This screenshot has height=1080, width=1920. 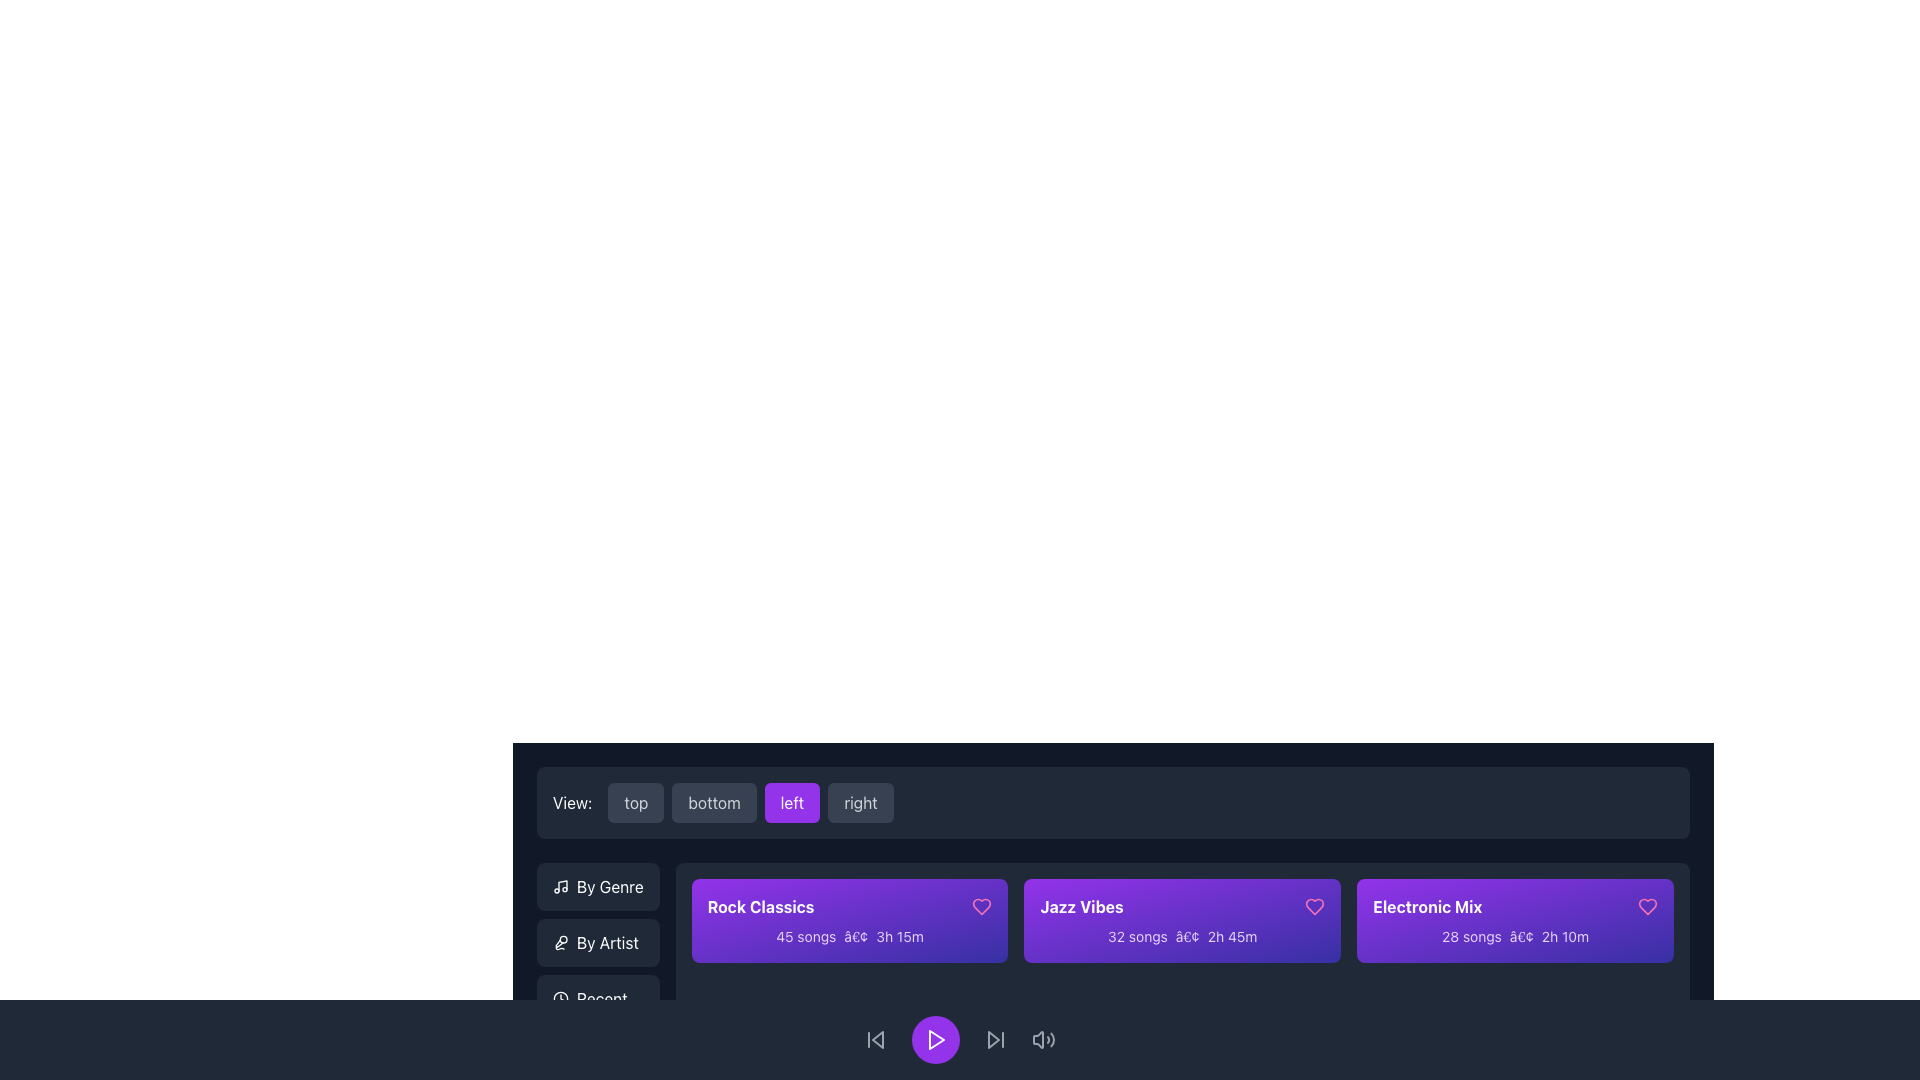 What do you see at coordinates (982, 906) in the screenshot?
I see `the pink heart-shaped icon located in the top-right corner of the 'Rock Classics' card` at bounding box center [982, 906].